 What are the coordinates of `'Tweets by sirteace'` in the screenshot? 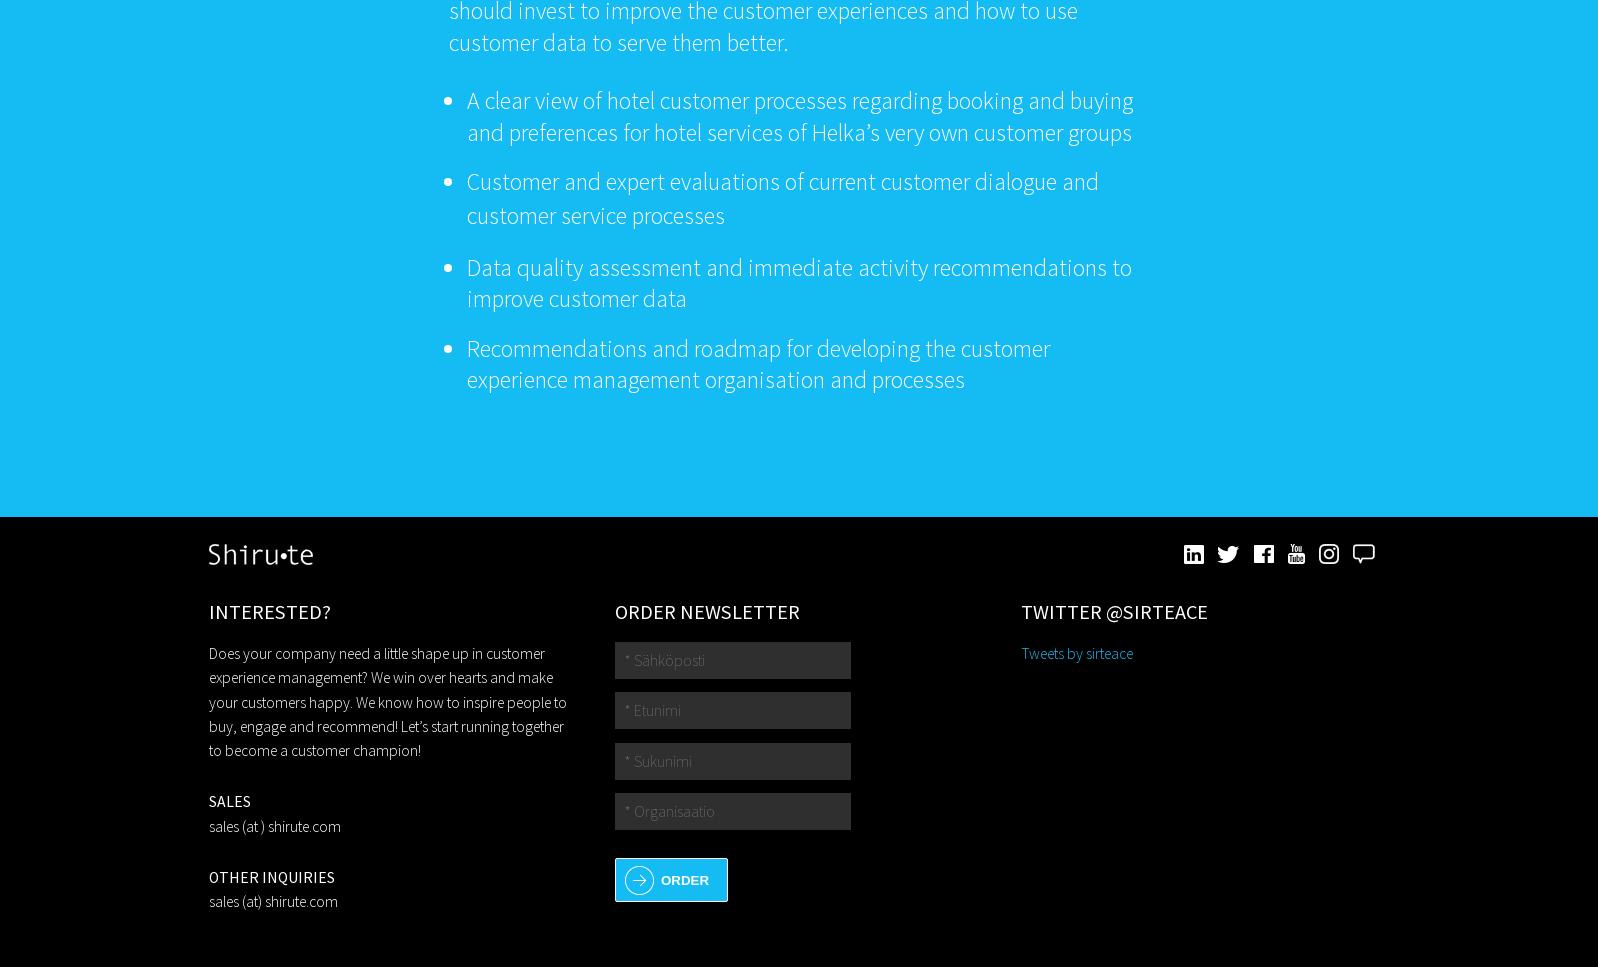 It's located at (1019, 651).